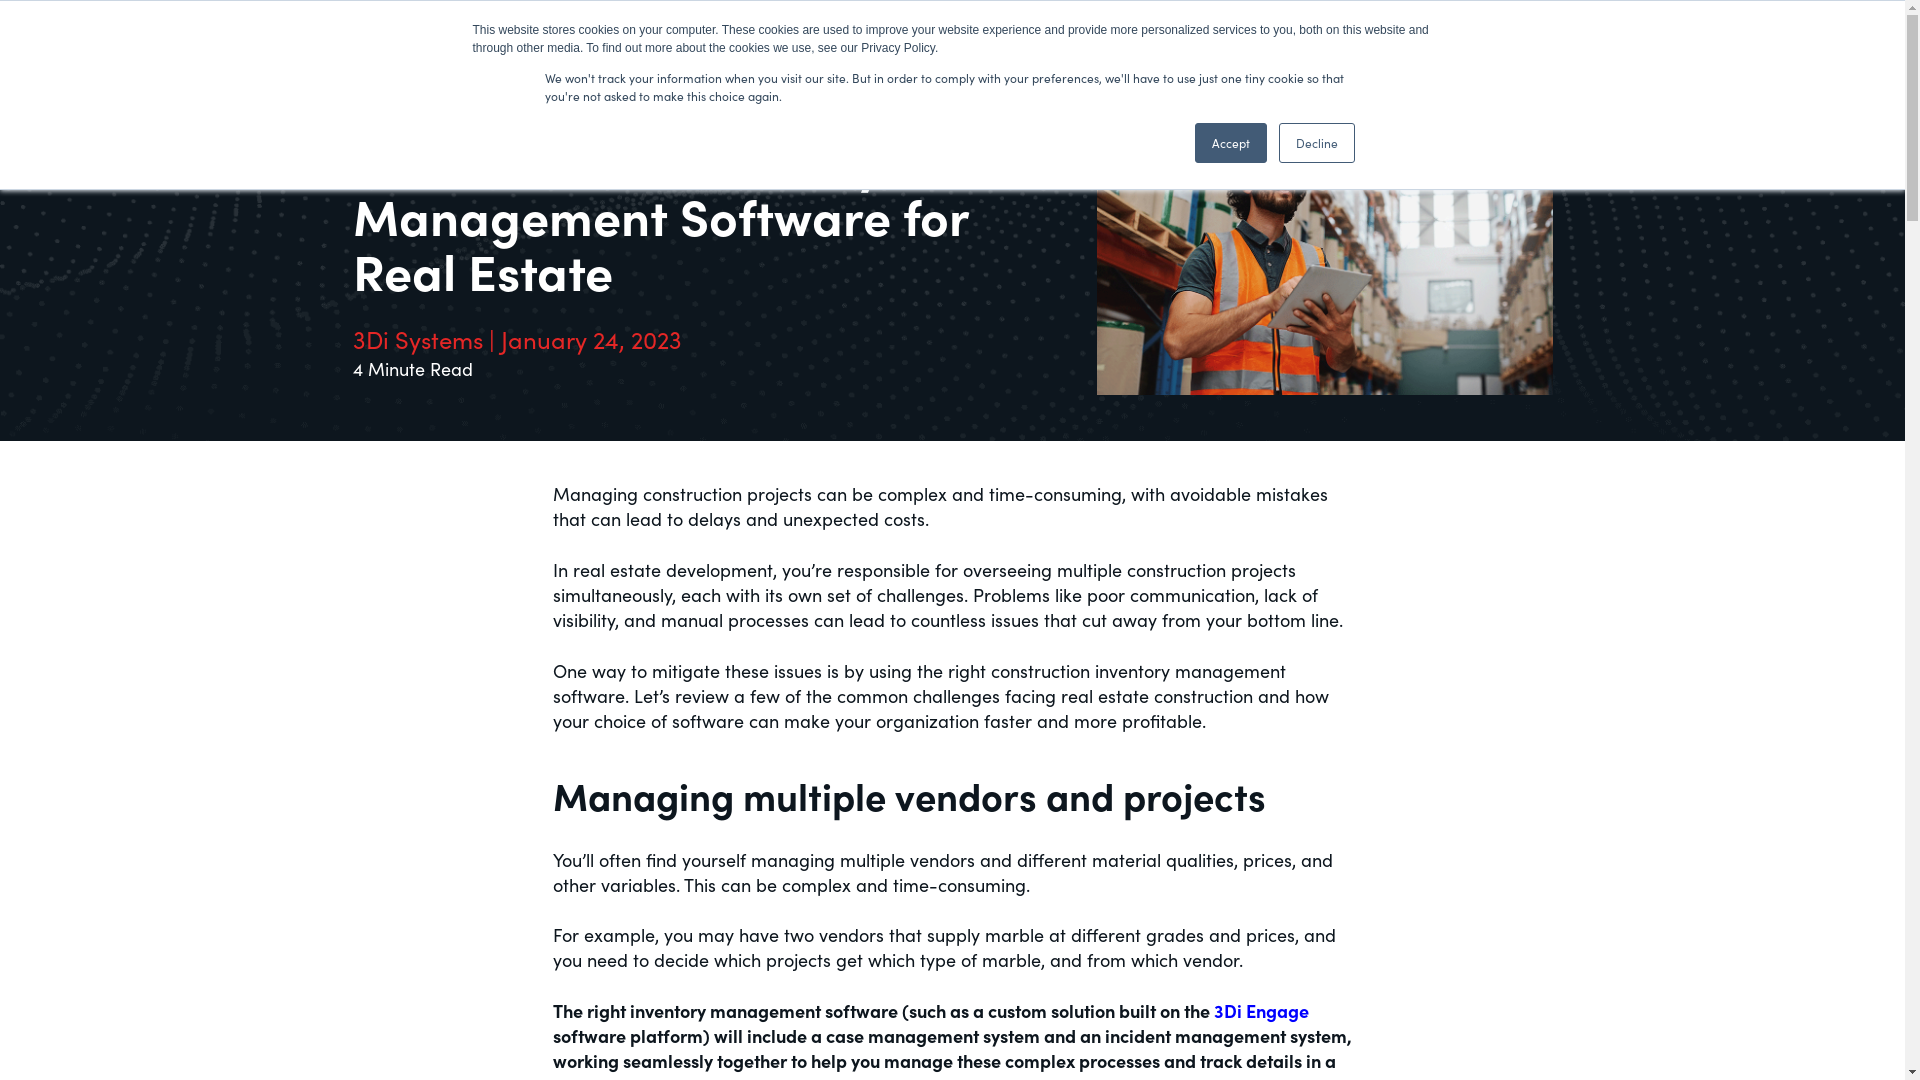 This screenshot has width=1920, height=1080. What do you see at coordinates (1260, 1010) in the screenshot?
I see `'3Di Engage'` at bounding box center [1260, 1010].